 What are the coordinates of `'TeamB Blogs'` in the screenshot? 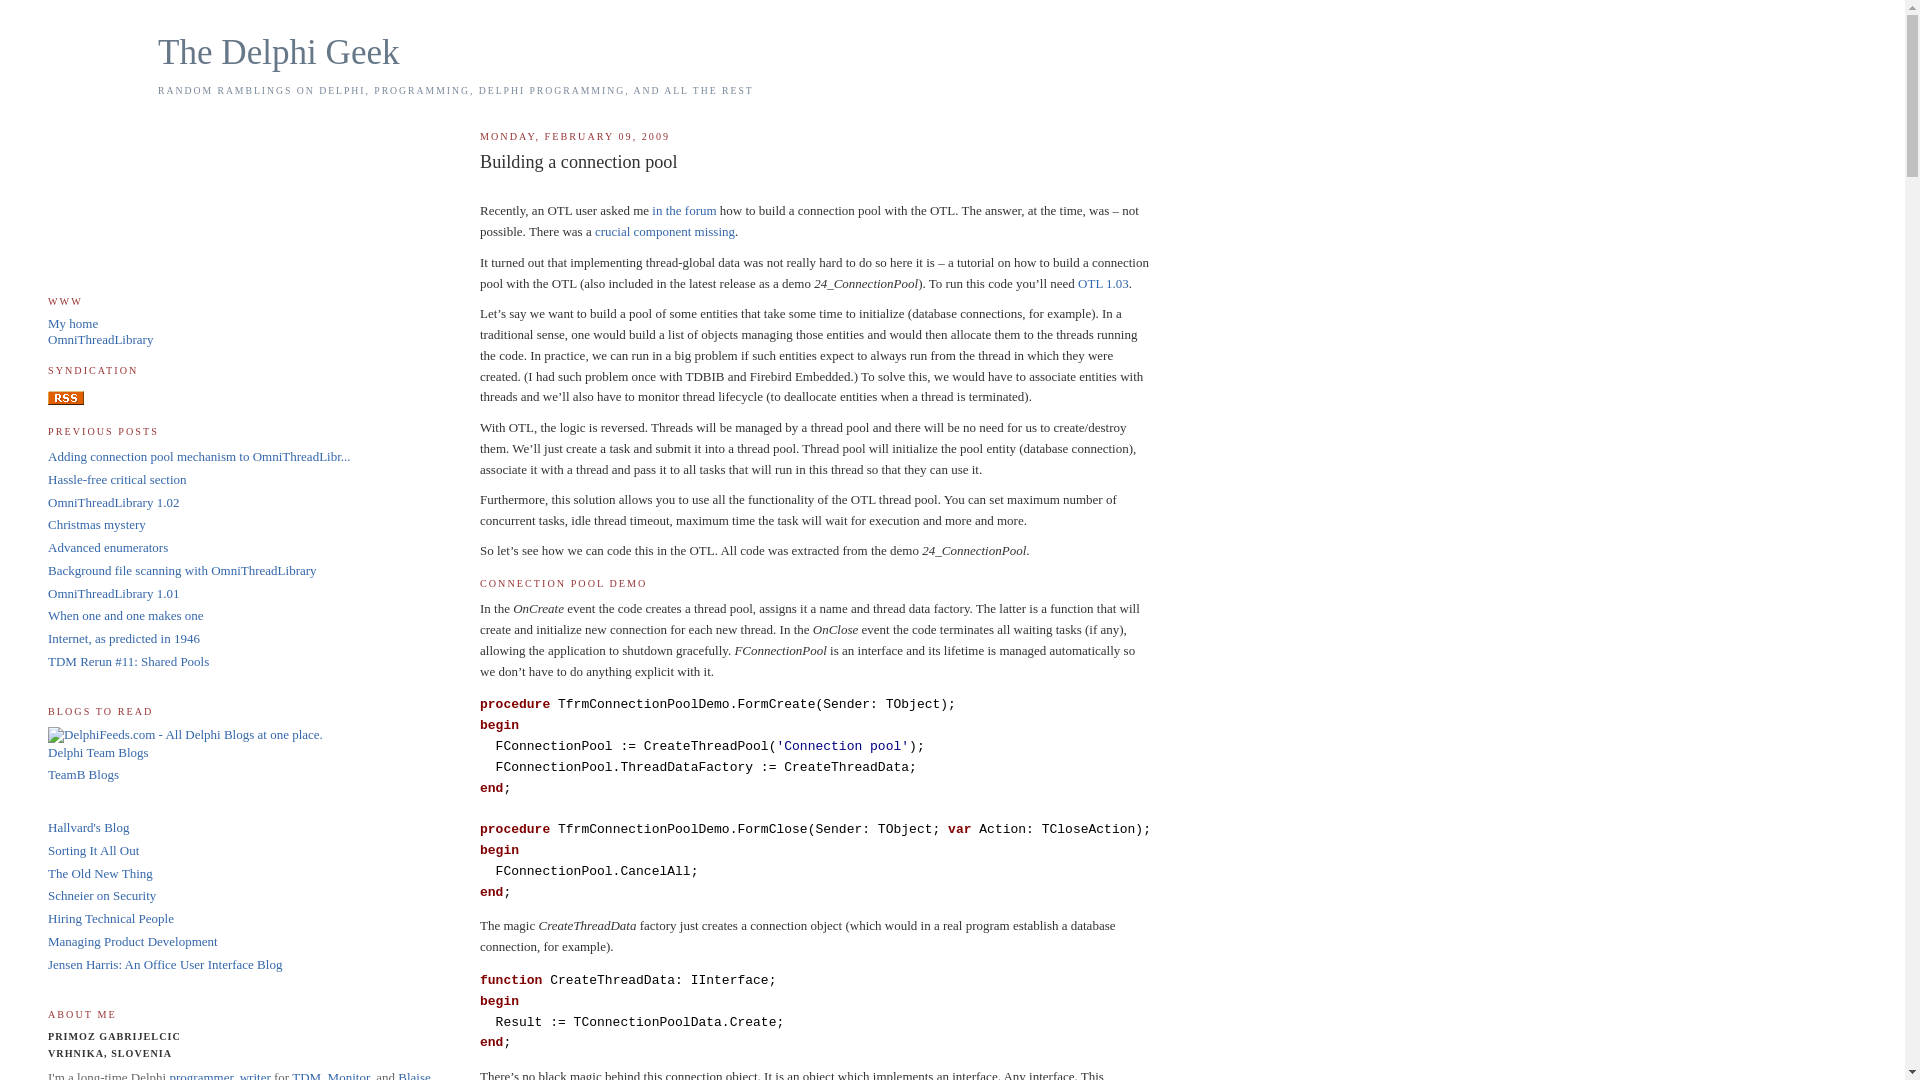 It's located at (82, 773).